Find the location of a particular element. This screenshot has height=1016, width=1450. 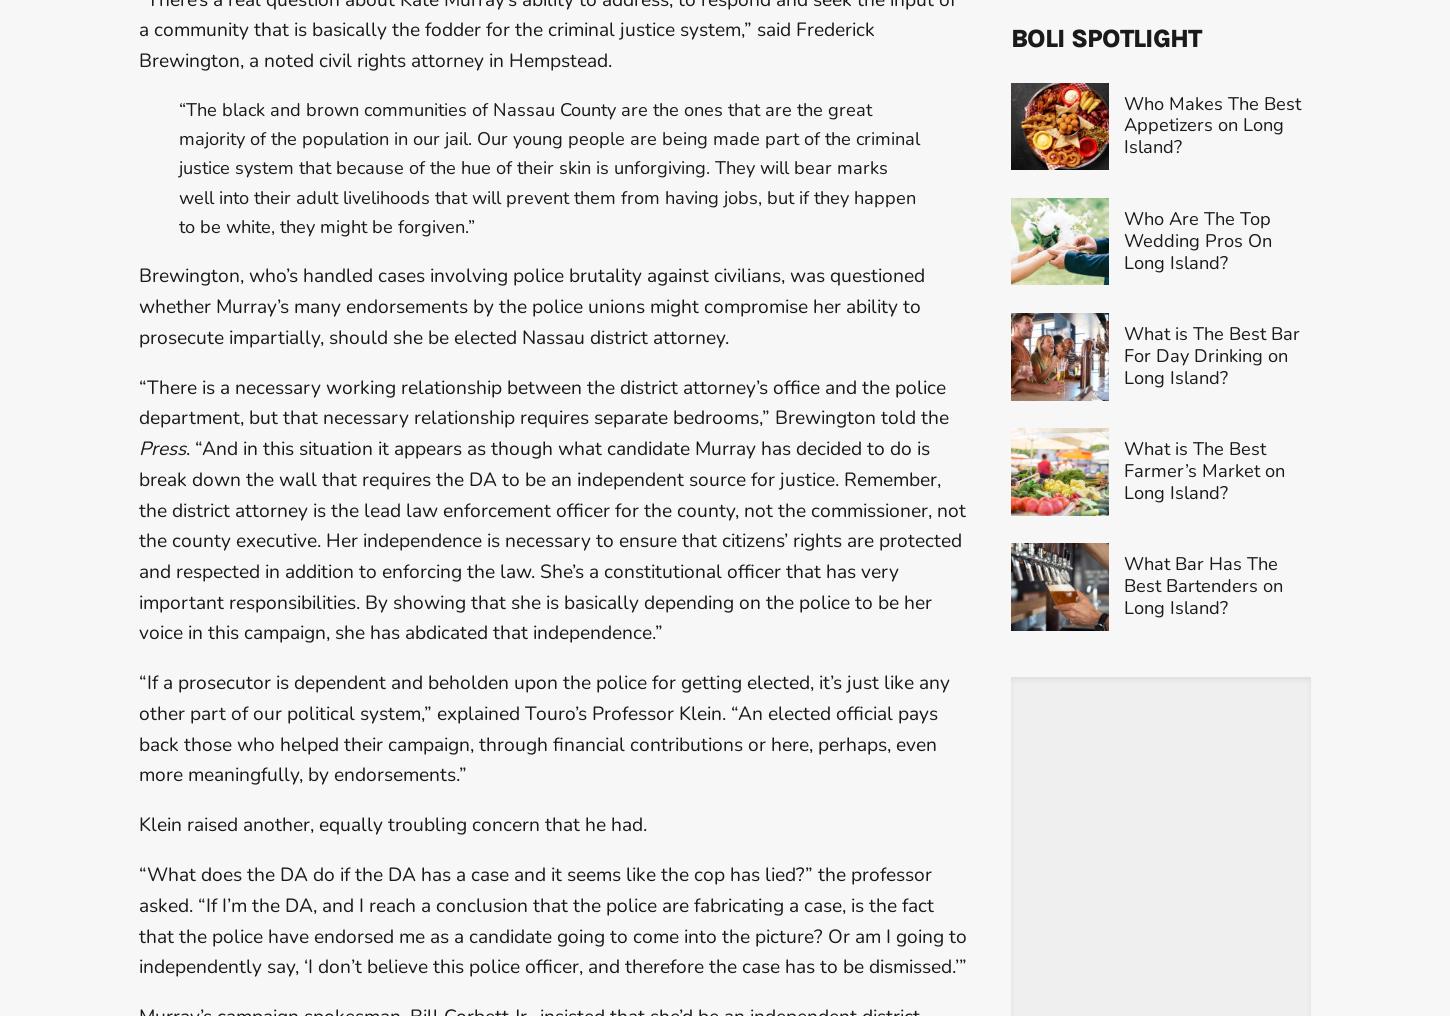

'“There is a necessary working relationship between the district attorney’s office and the police department, but that necessary relationship requires separate bedrooms,” Brewington told the' is located at coordinates (544, 401).